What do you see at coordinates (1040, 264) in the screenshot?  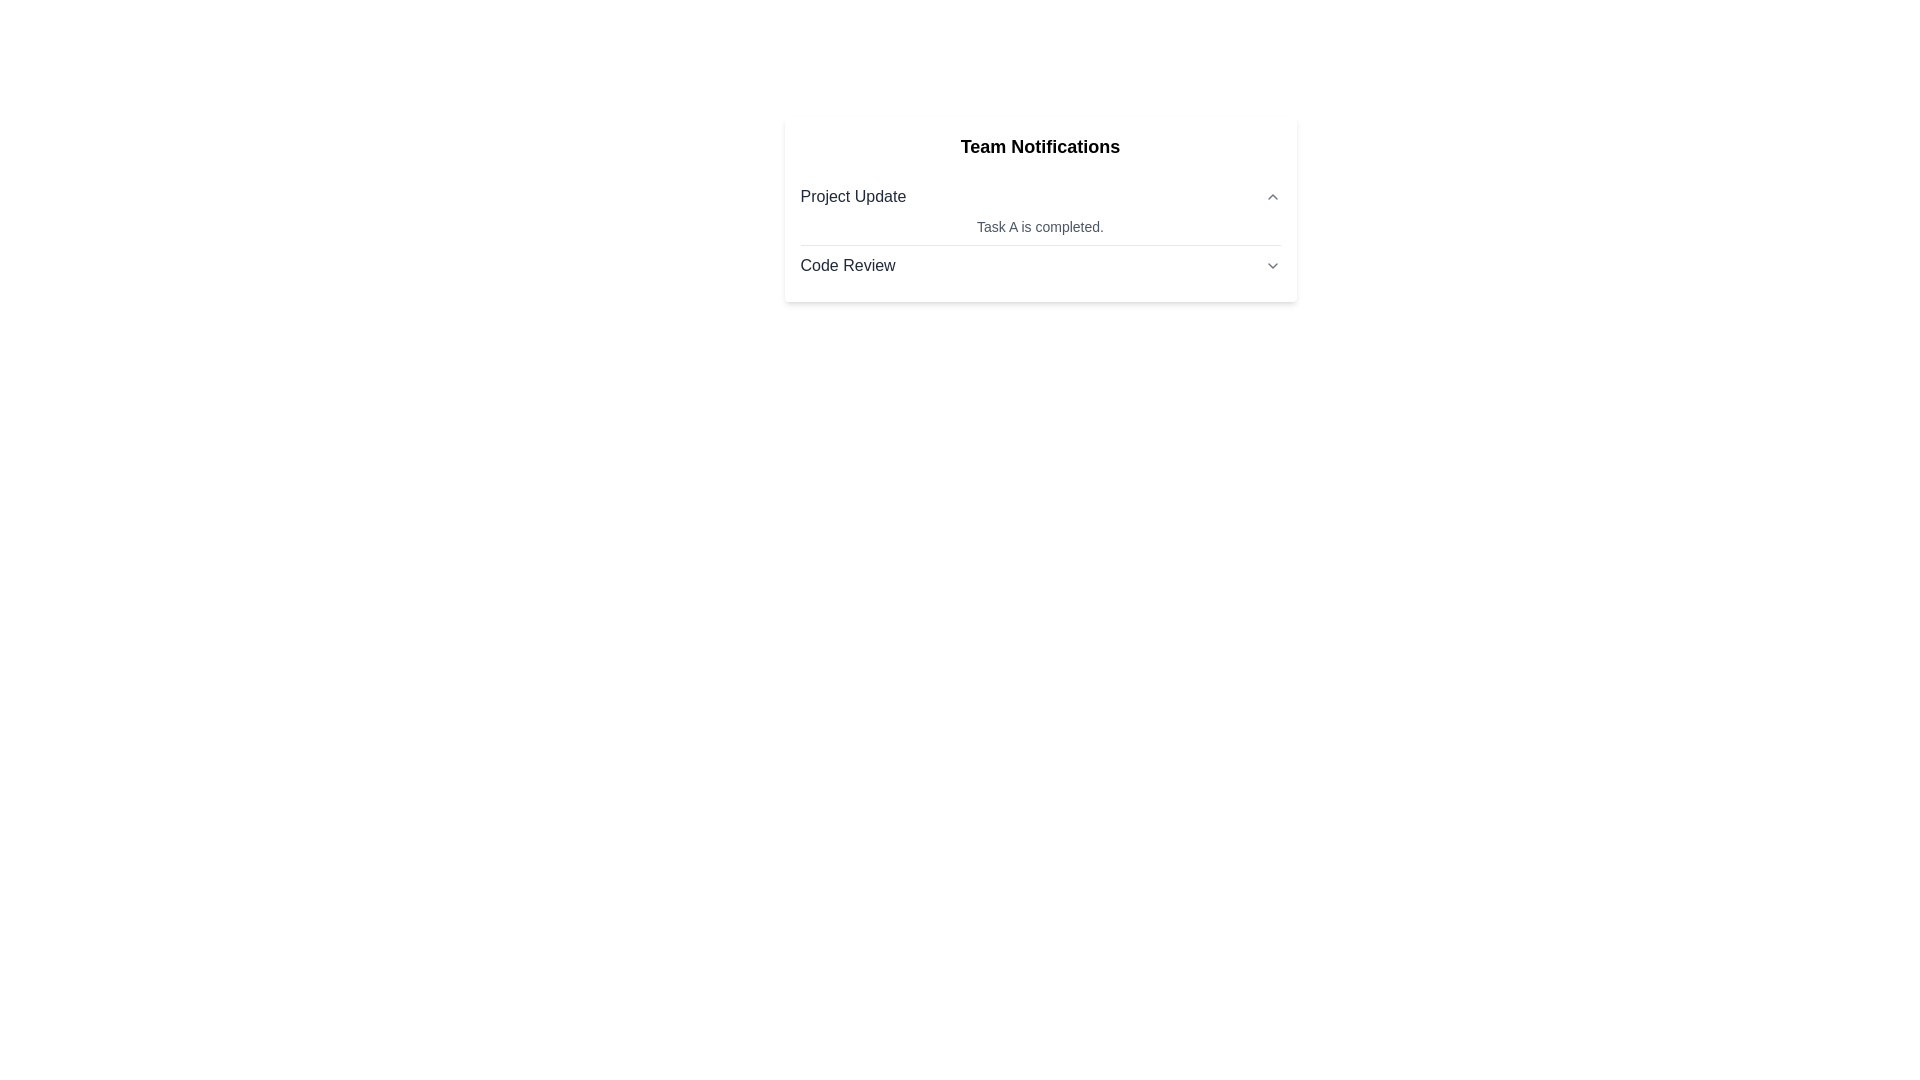 I see `the dropdown arrow of the 'Code Review' menu located in the lower half of the notification panel` at bounding box center [1040, 264].